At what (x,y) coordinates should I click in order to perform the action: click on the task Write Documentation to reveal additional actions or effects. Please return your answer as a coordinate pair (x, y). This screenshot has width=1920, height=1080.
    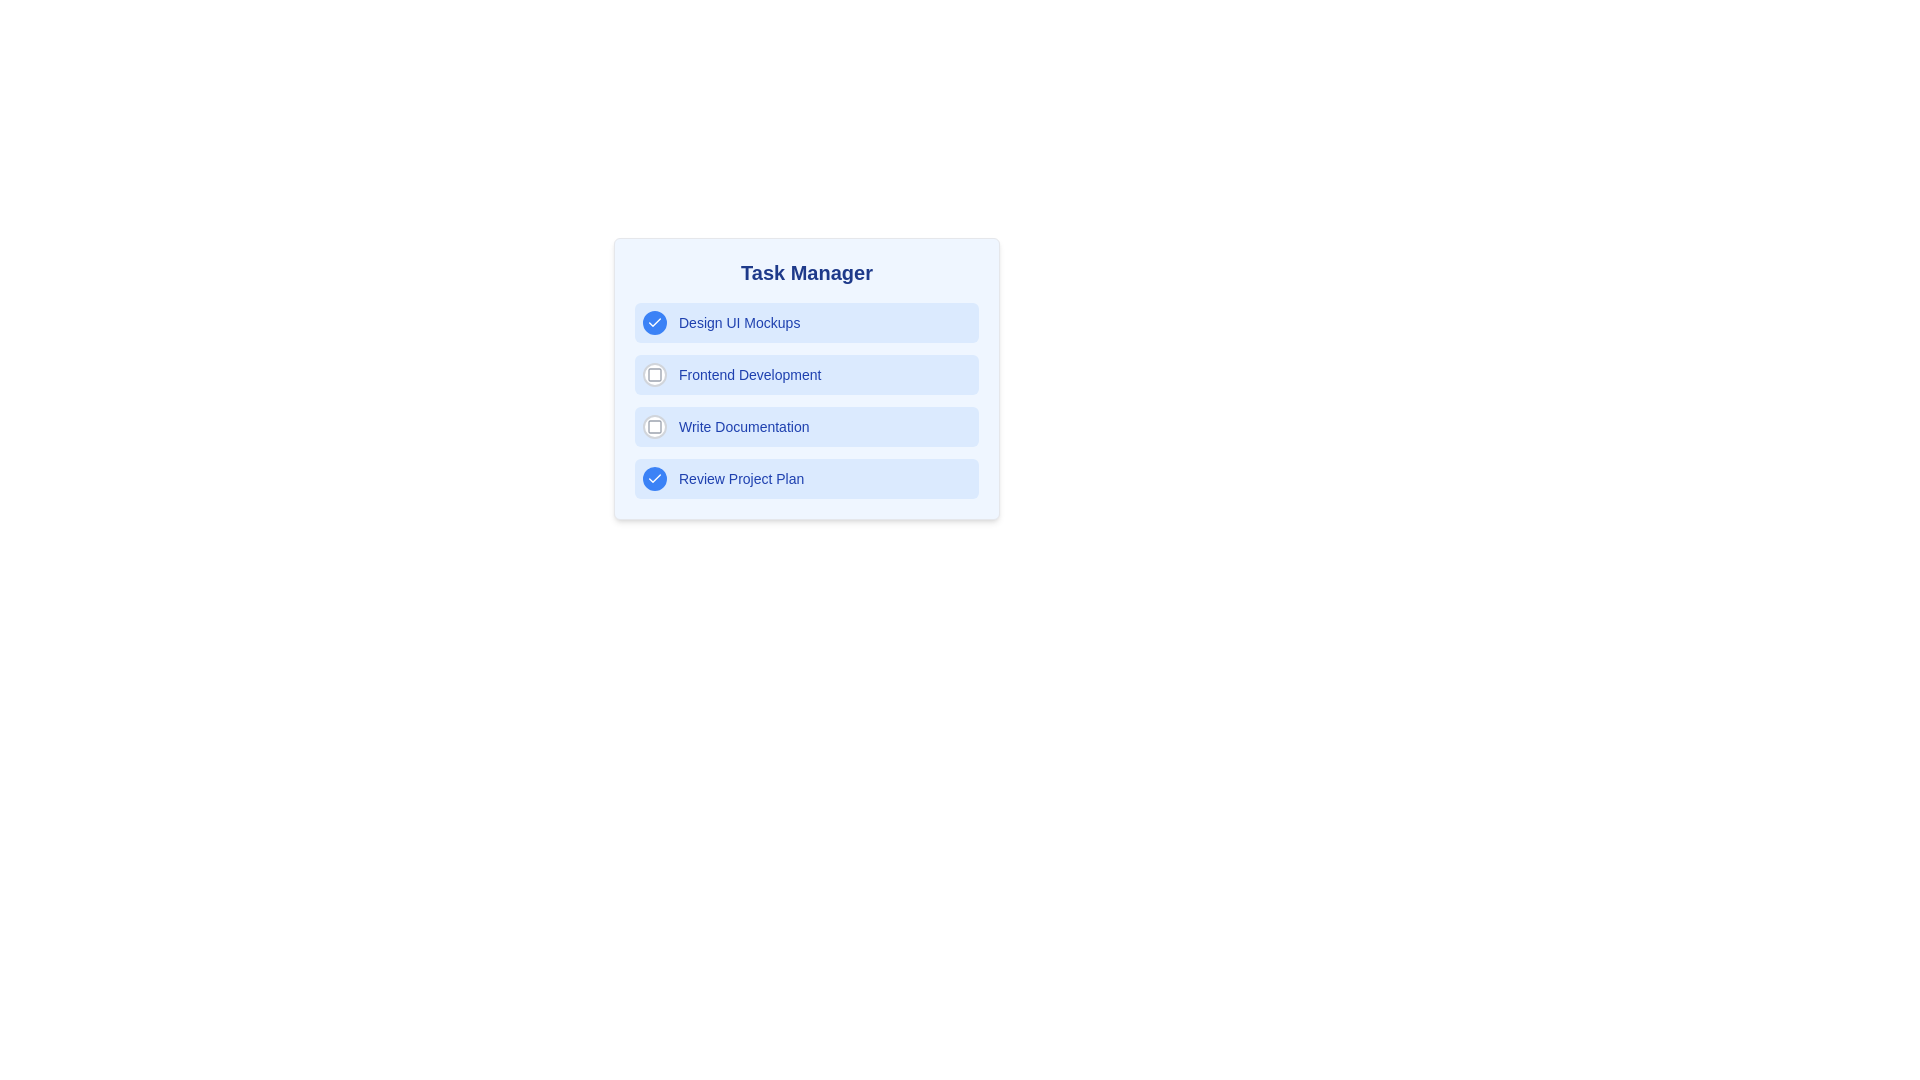
    Looking at the image, I should click on (806, 426).